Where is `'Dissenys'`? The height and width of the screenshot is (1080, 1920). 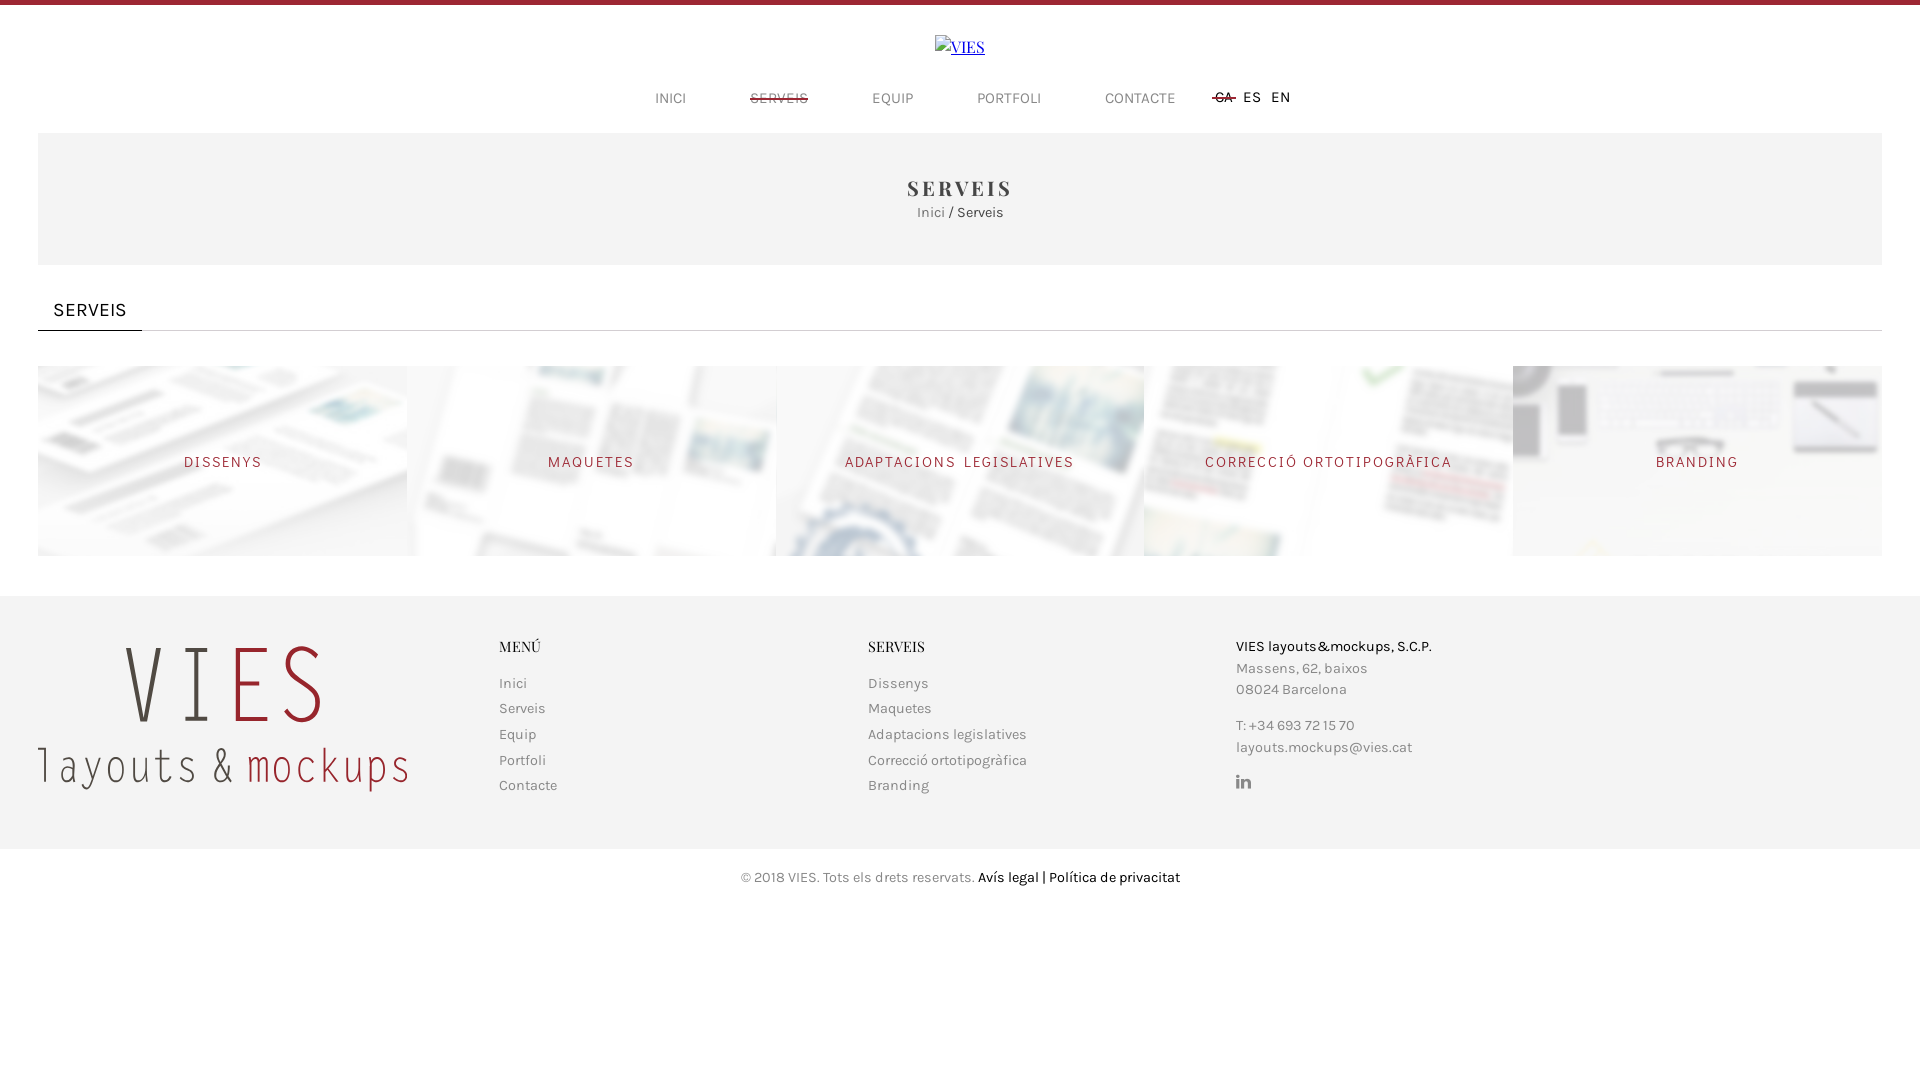 'Dissenys' is located at coordinates (897, 682).